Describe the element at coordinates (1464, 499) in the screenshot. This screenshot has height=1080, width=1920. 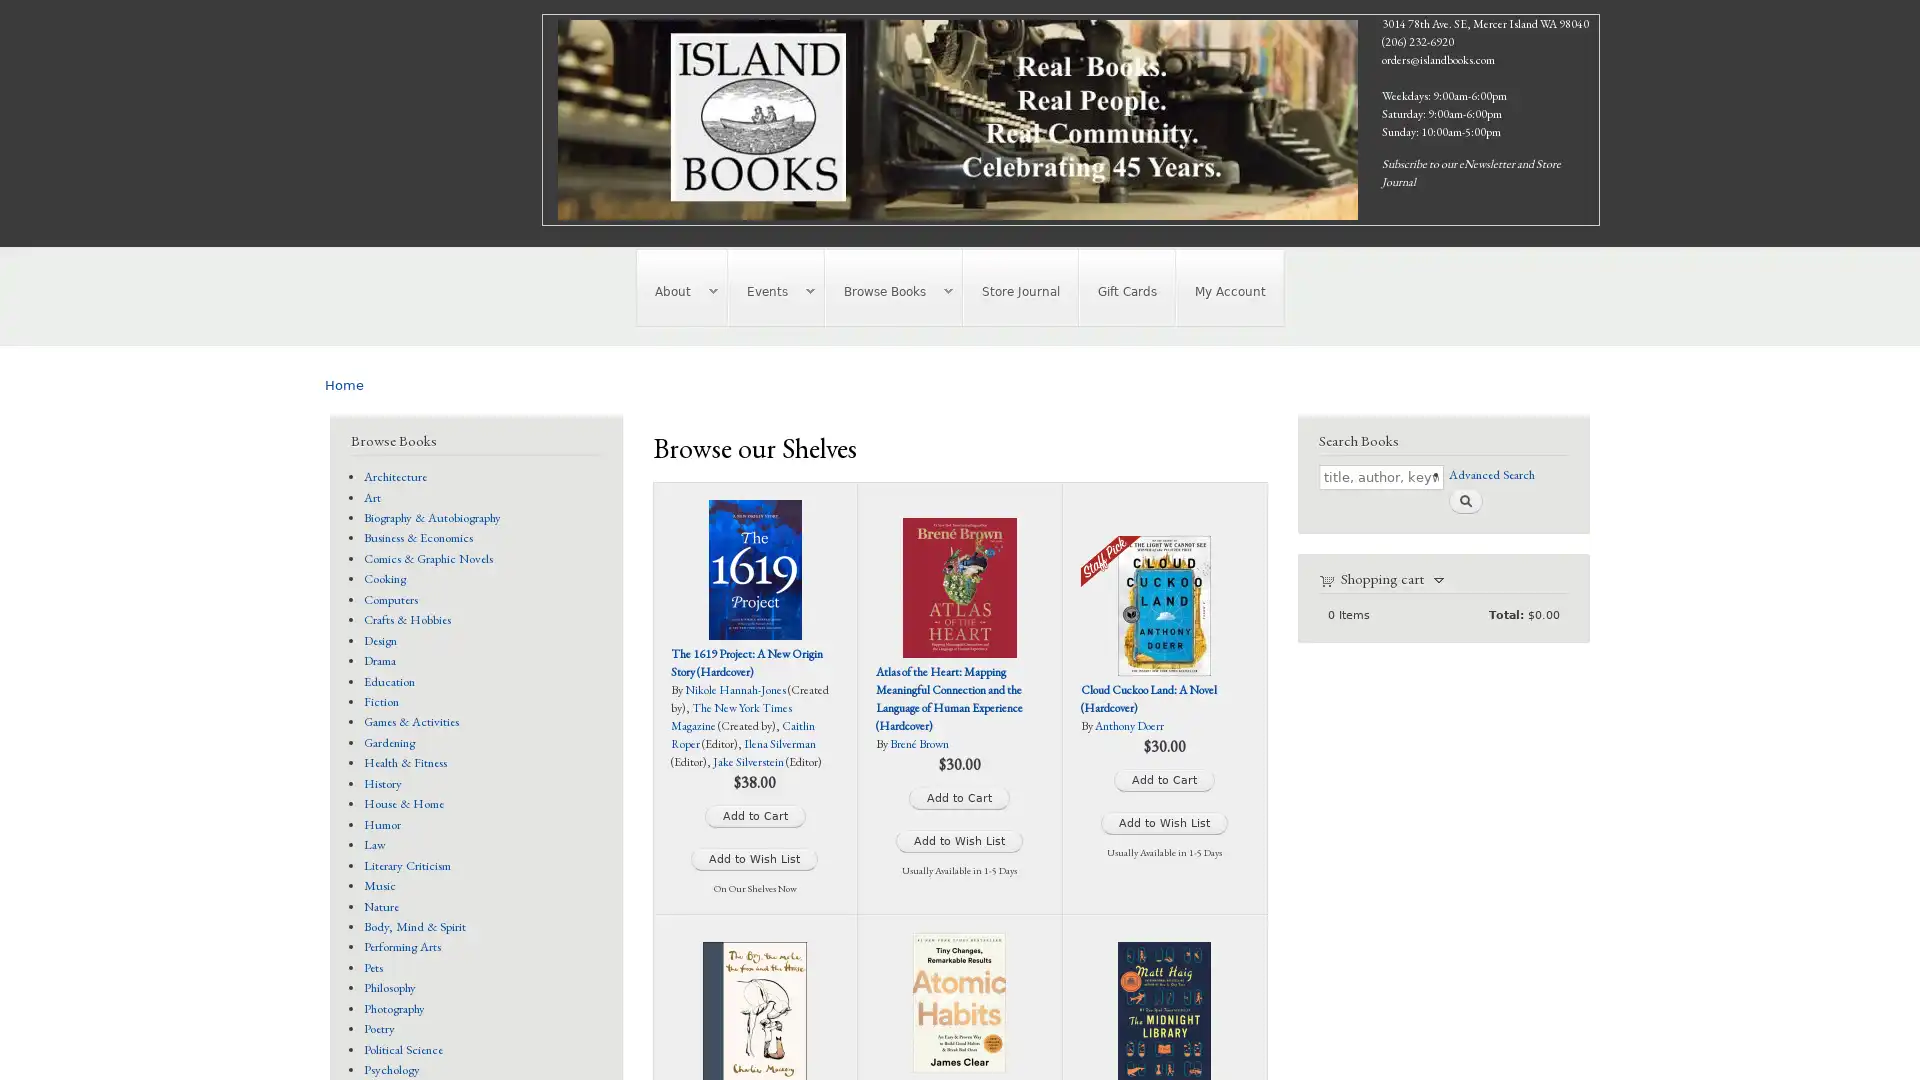
I see `Search` at that location.